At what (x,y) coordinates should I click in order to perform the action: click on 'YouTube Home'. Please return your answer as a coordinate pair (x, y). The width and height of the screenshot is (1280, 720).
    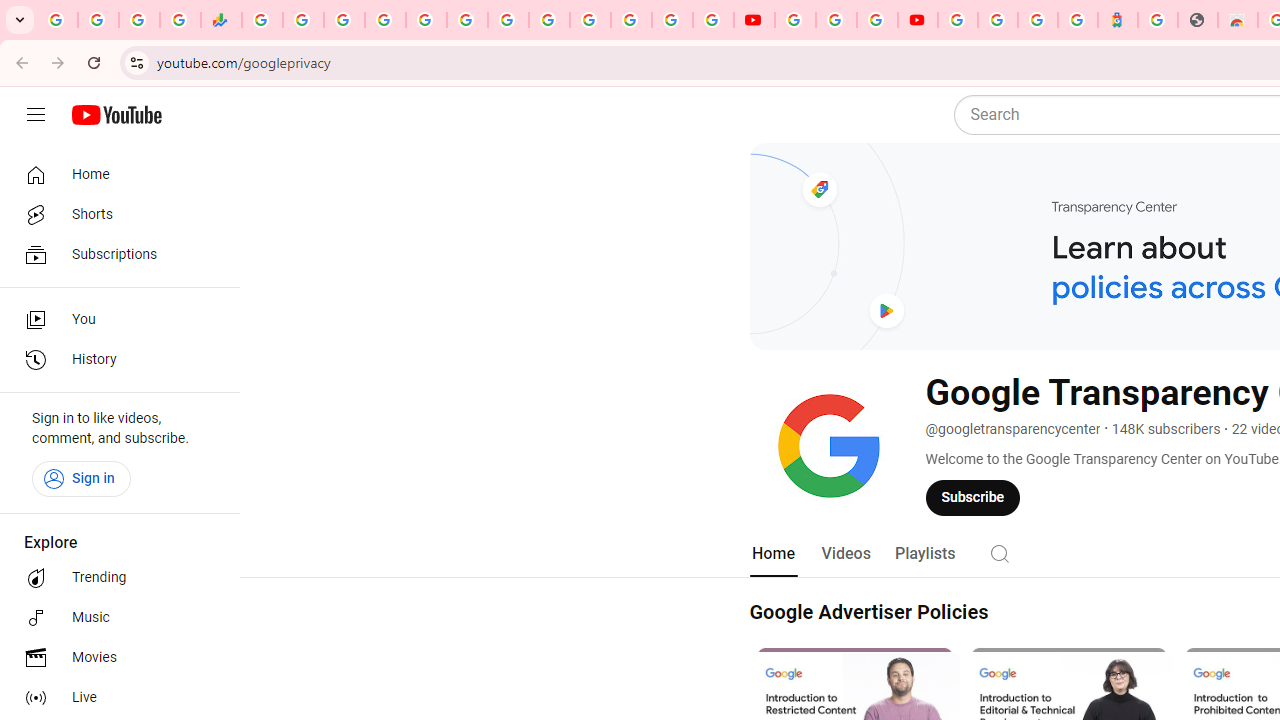
    Looking at the image, I should click on (115, 115).